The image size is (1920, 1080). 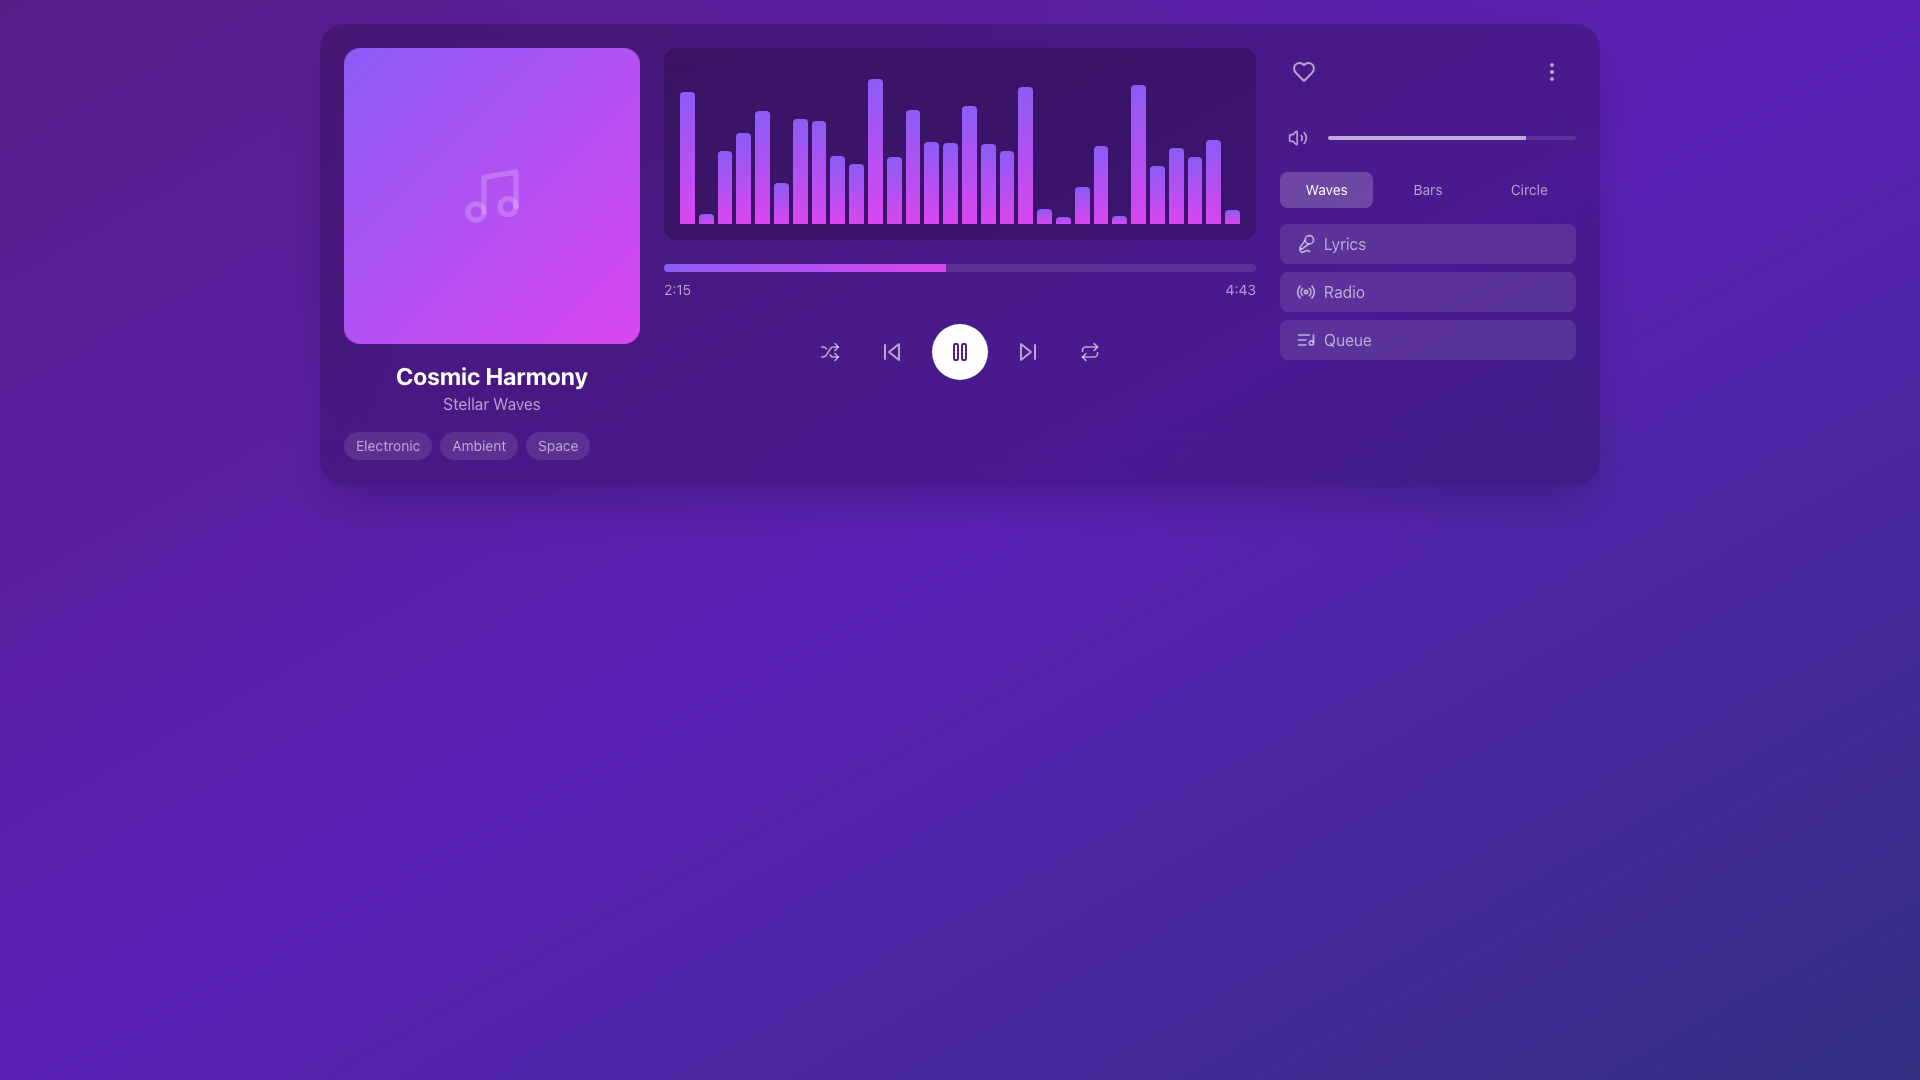 What do you see at coordinates (819, 171) in the screenshot?
I see `the eighth vertical bar in the bar chart, which has a gradient color from fuchsia at the bottom to violet at the top and a rounded top` at bounding box center [819, 171].